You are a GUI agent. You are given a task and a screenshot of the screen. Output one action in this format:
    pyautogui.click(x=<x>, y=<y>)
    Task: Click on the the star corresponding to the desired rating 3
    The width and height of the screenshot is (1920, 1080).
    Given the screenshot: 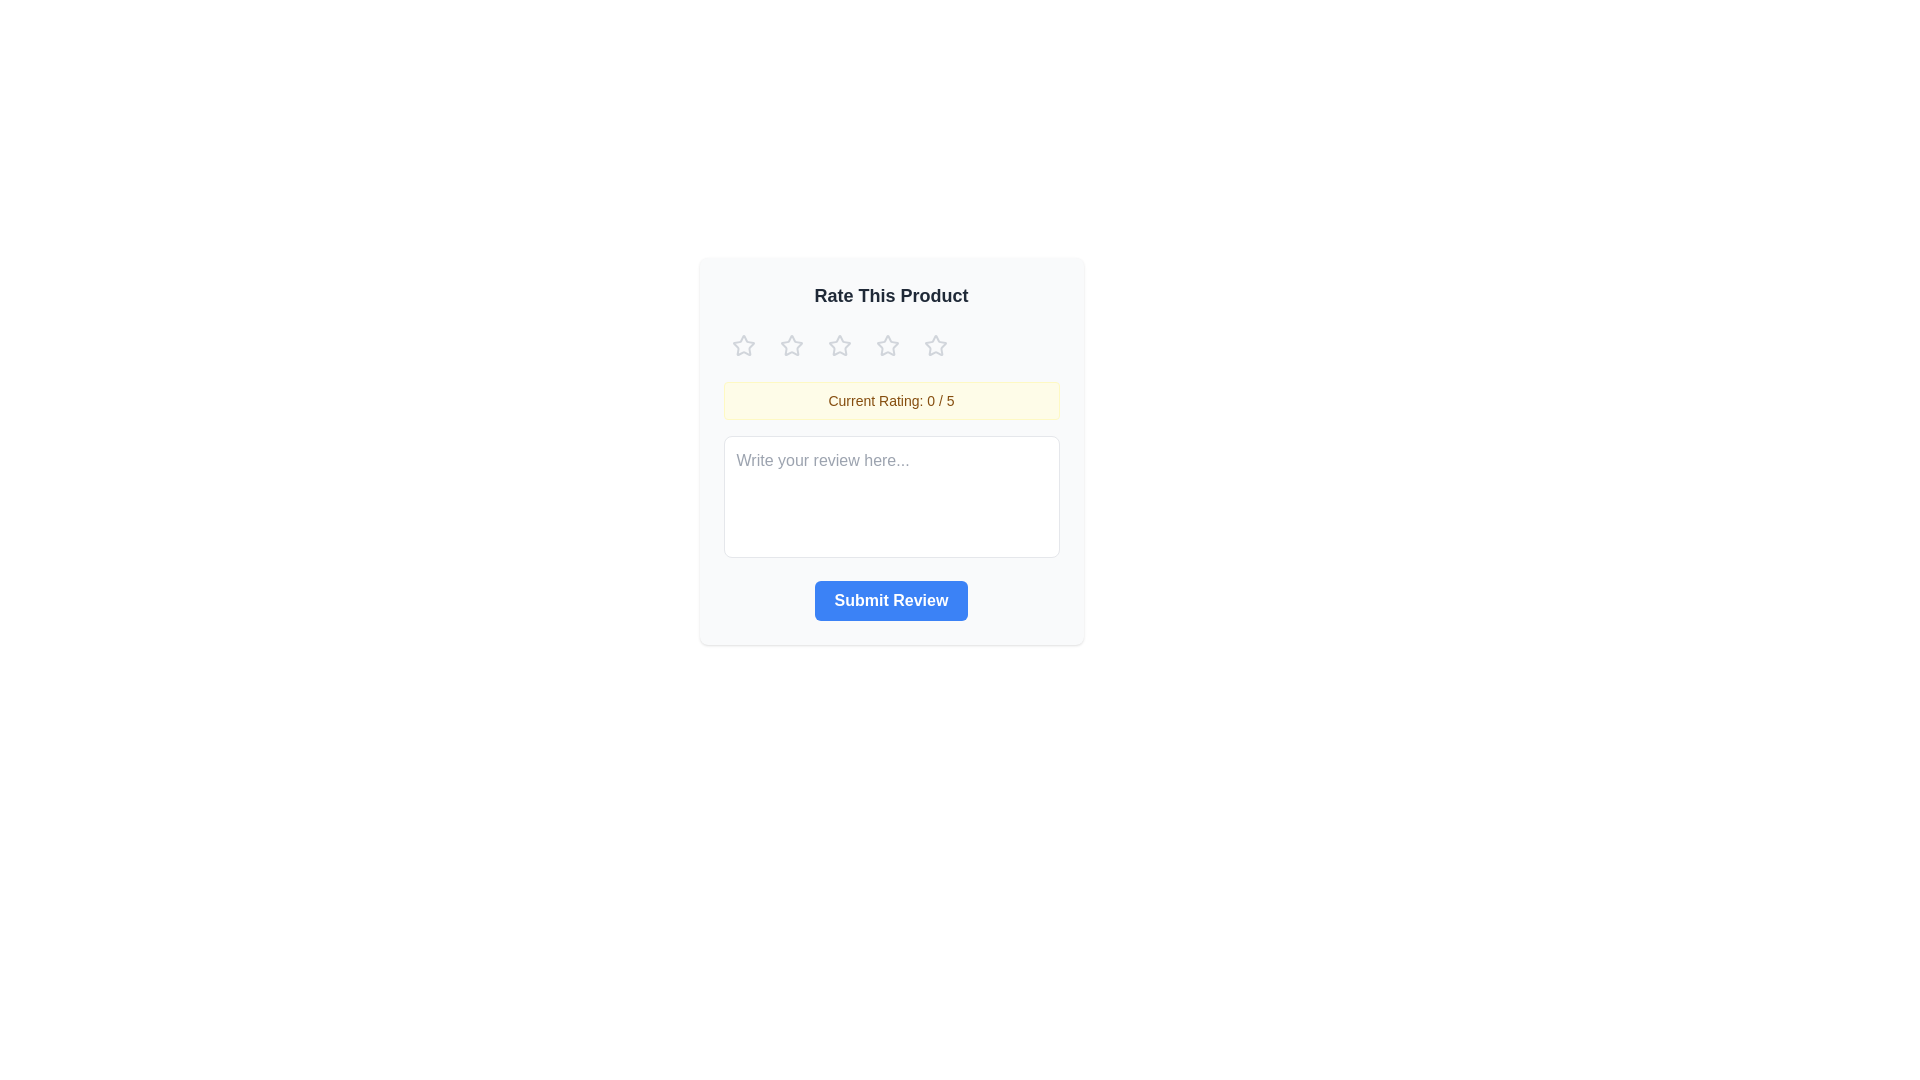 What is the action you would take?
    pyautogui.click(x=839, y=345)
    